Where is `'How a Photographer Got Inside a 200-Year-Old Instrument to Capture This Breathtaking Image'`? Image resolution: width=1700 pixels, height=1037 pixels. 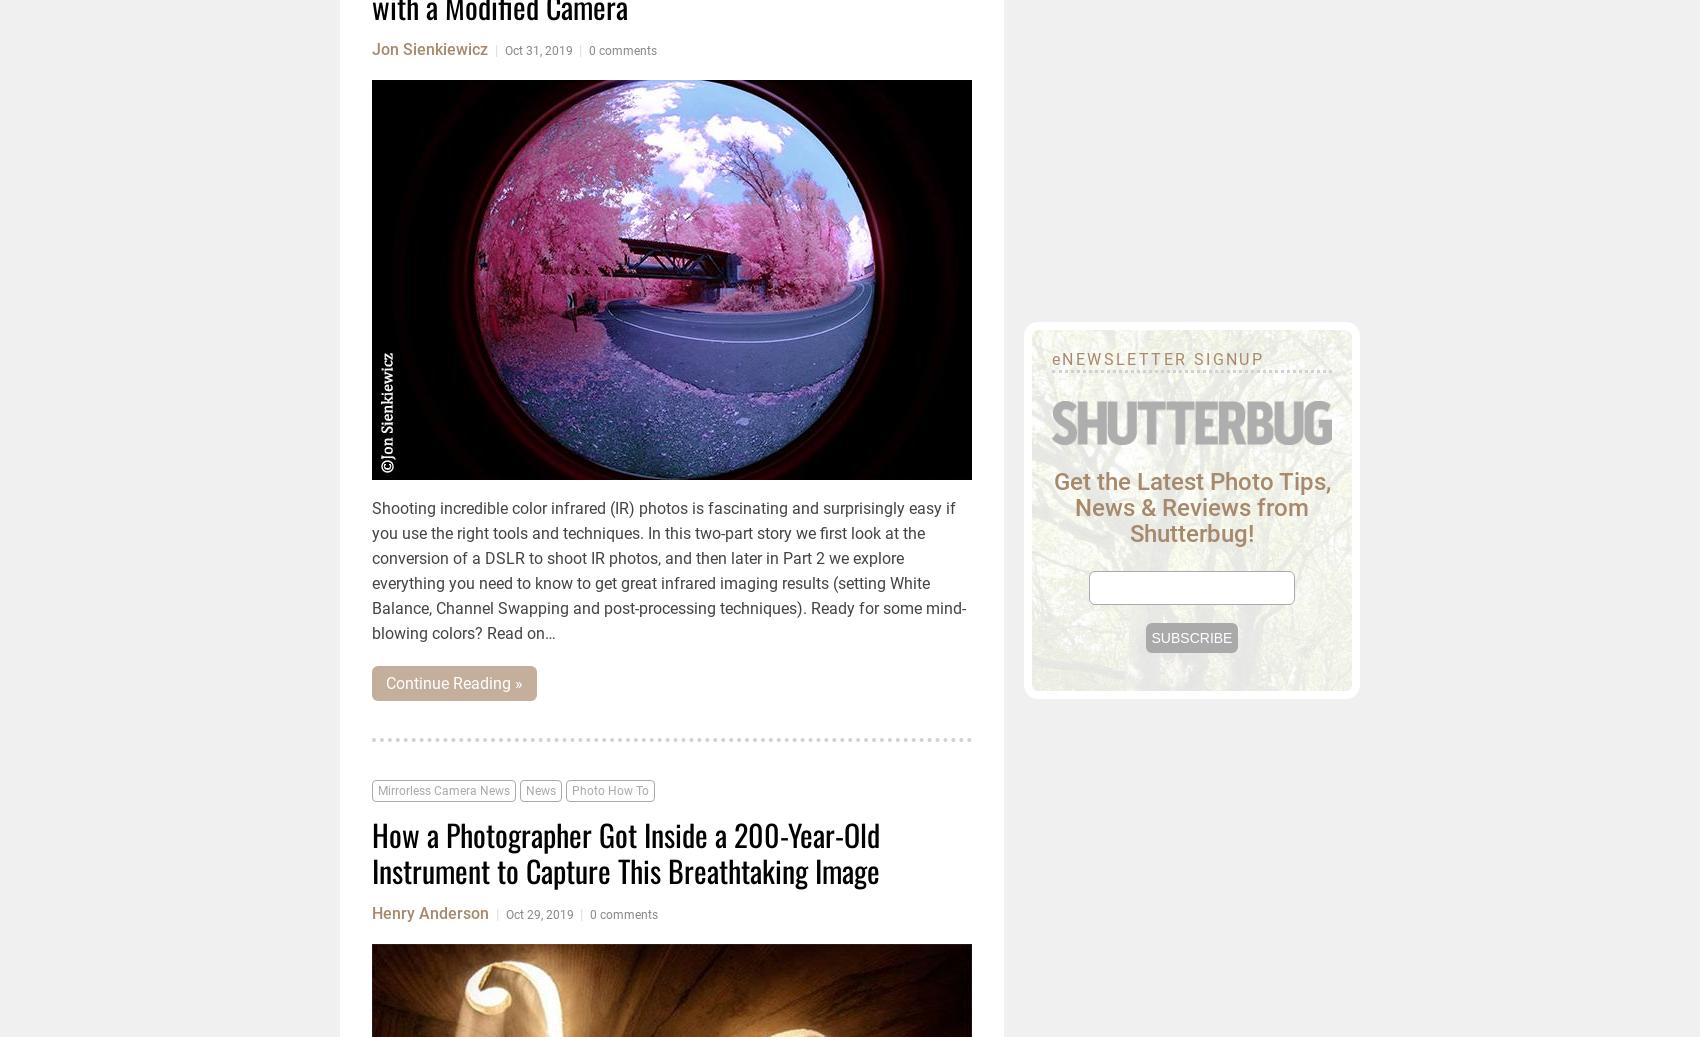 'How a Photographer Got Inside a 200-Year-Old Instrument to Capture This Breathtaking Image' is located at coordinates (624, 852).